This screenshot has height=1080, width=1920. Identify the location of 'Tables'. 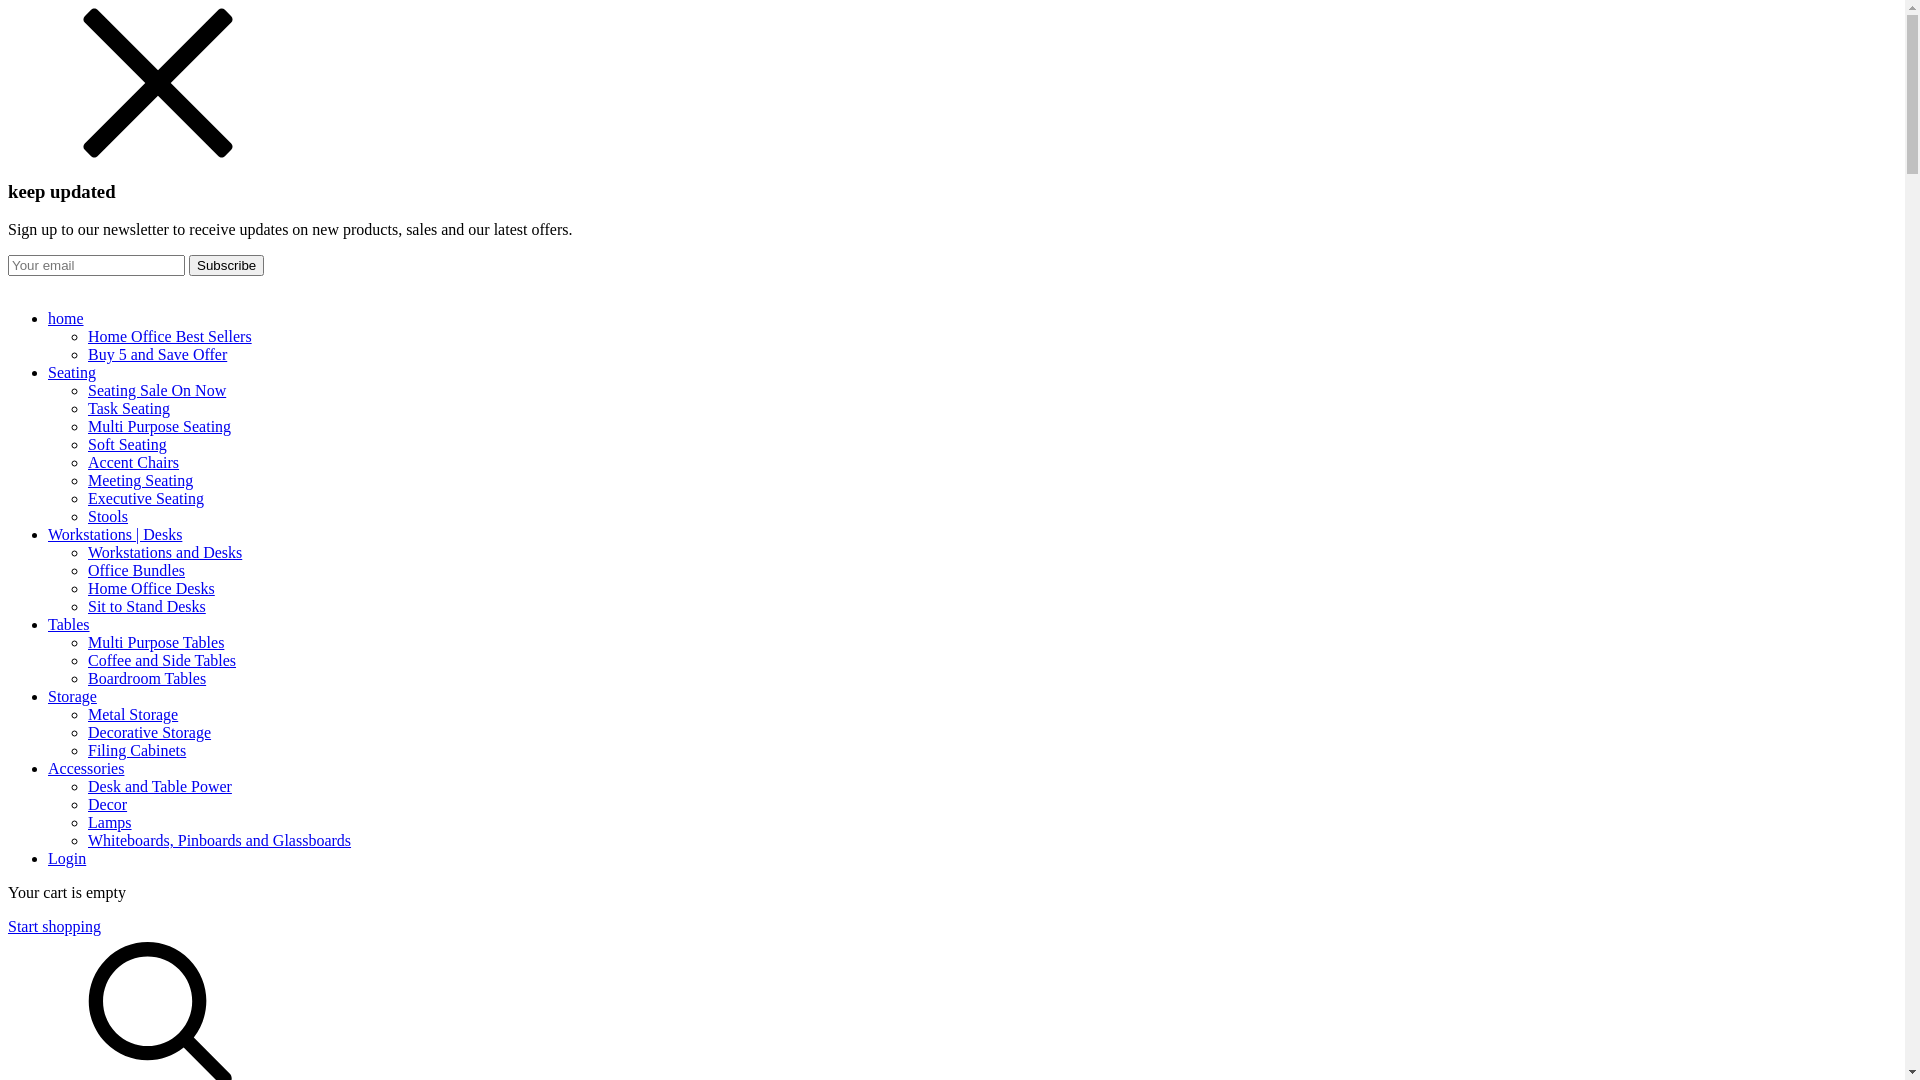
(972, 623).